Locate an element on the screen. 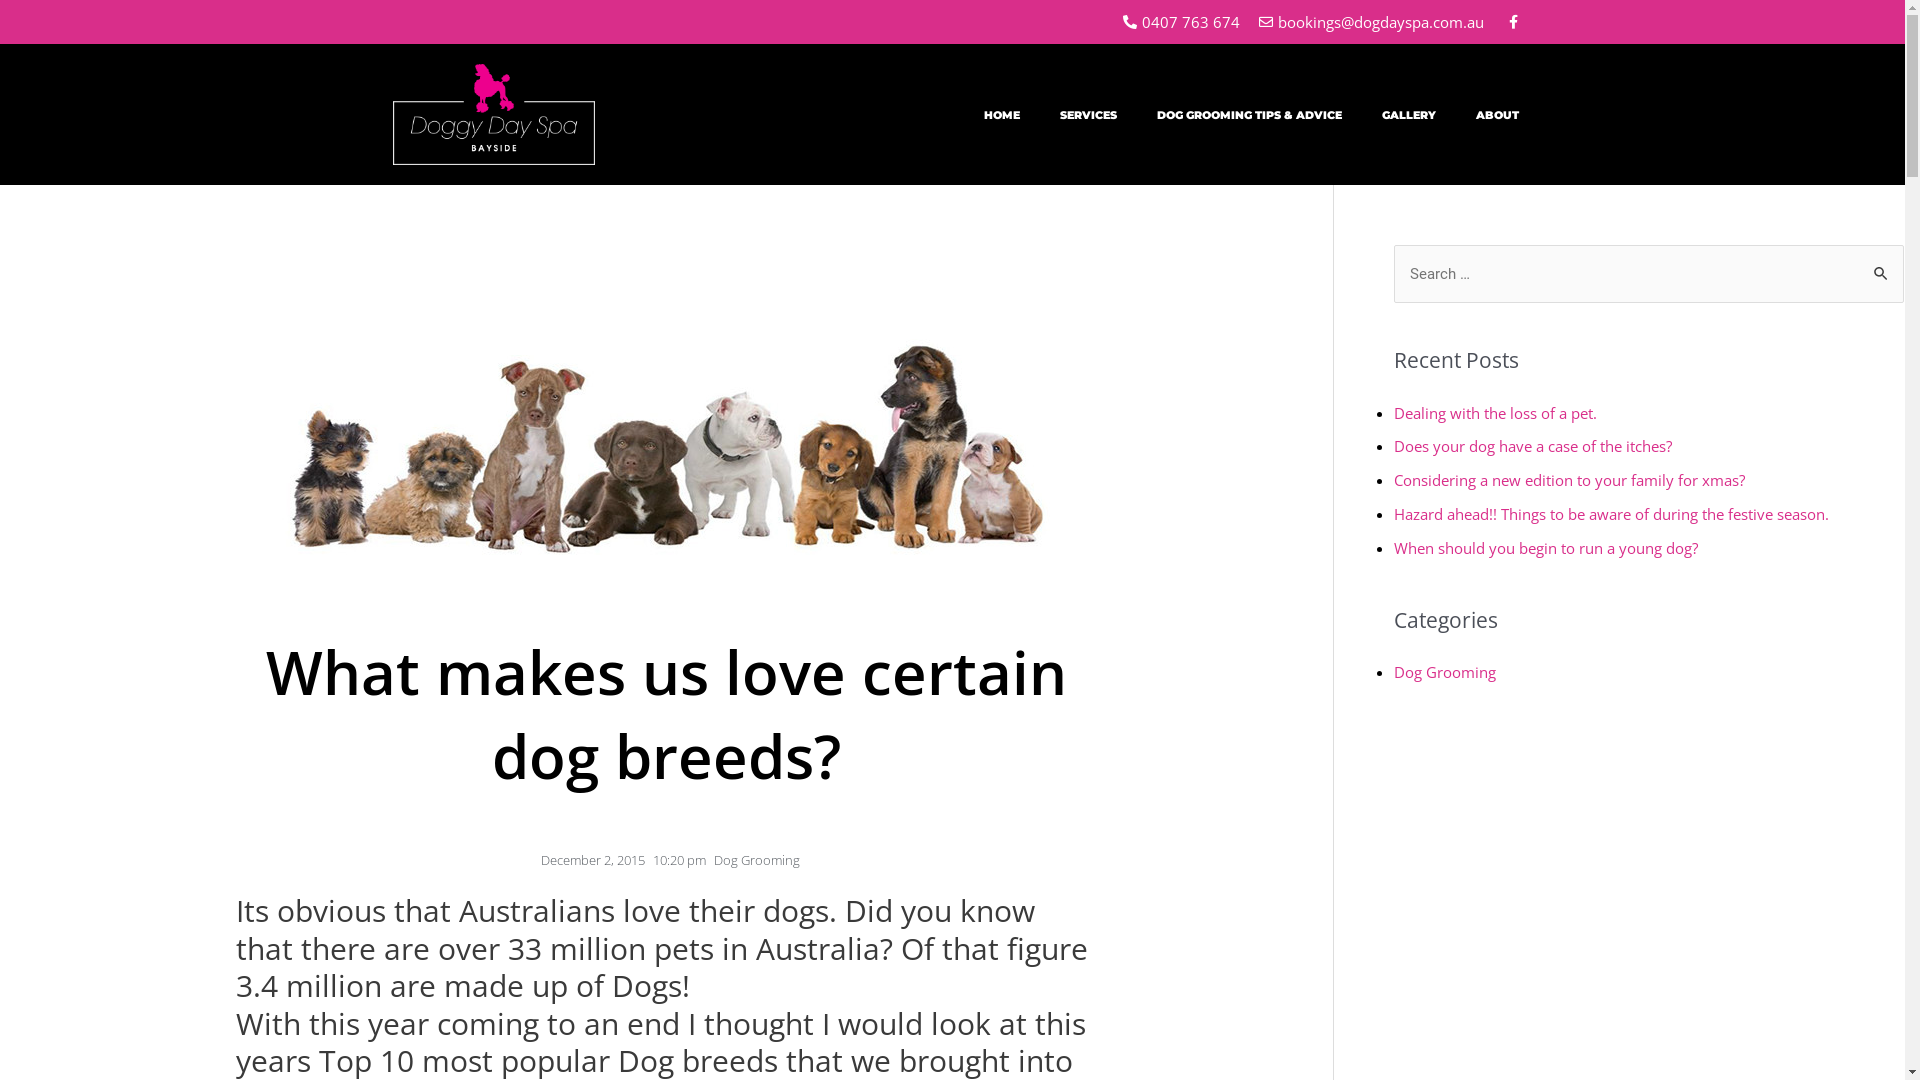  '0407 763 674' is located at coordinates (1179, 22).